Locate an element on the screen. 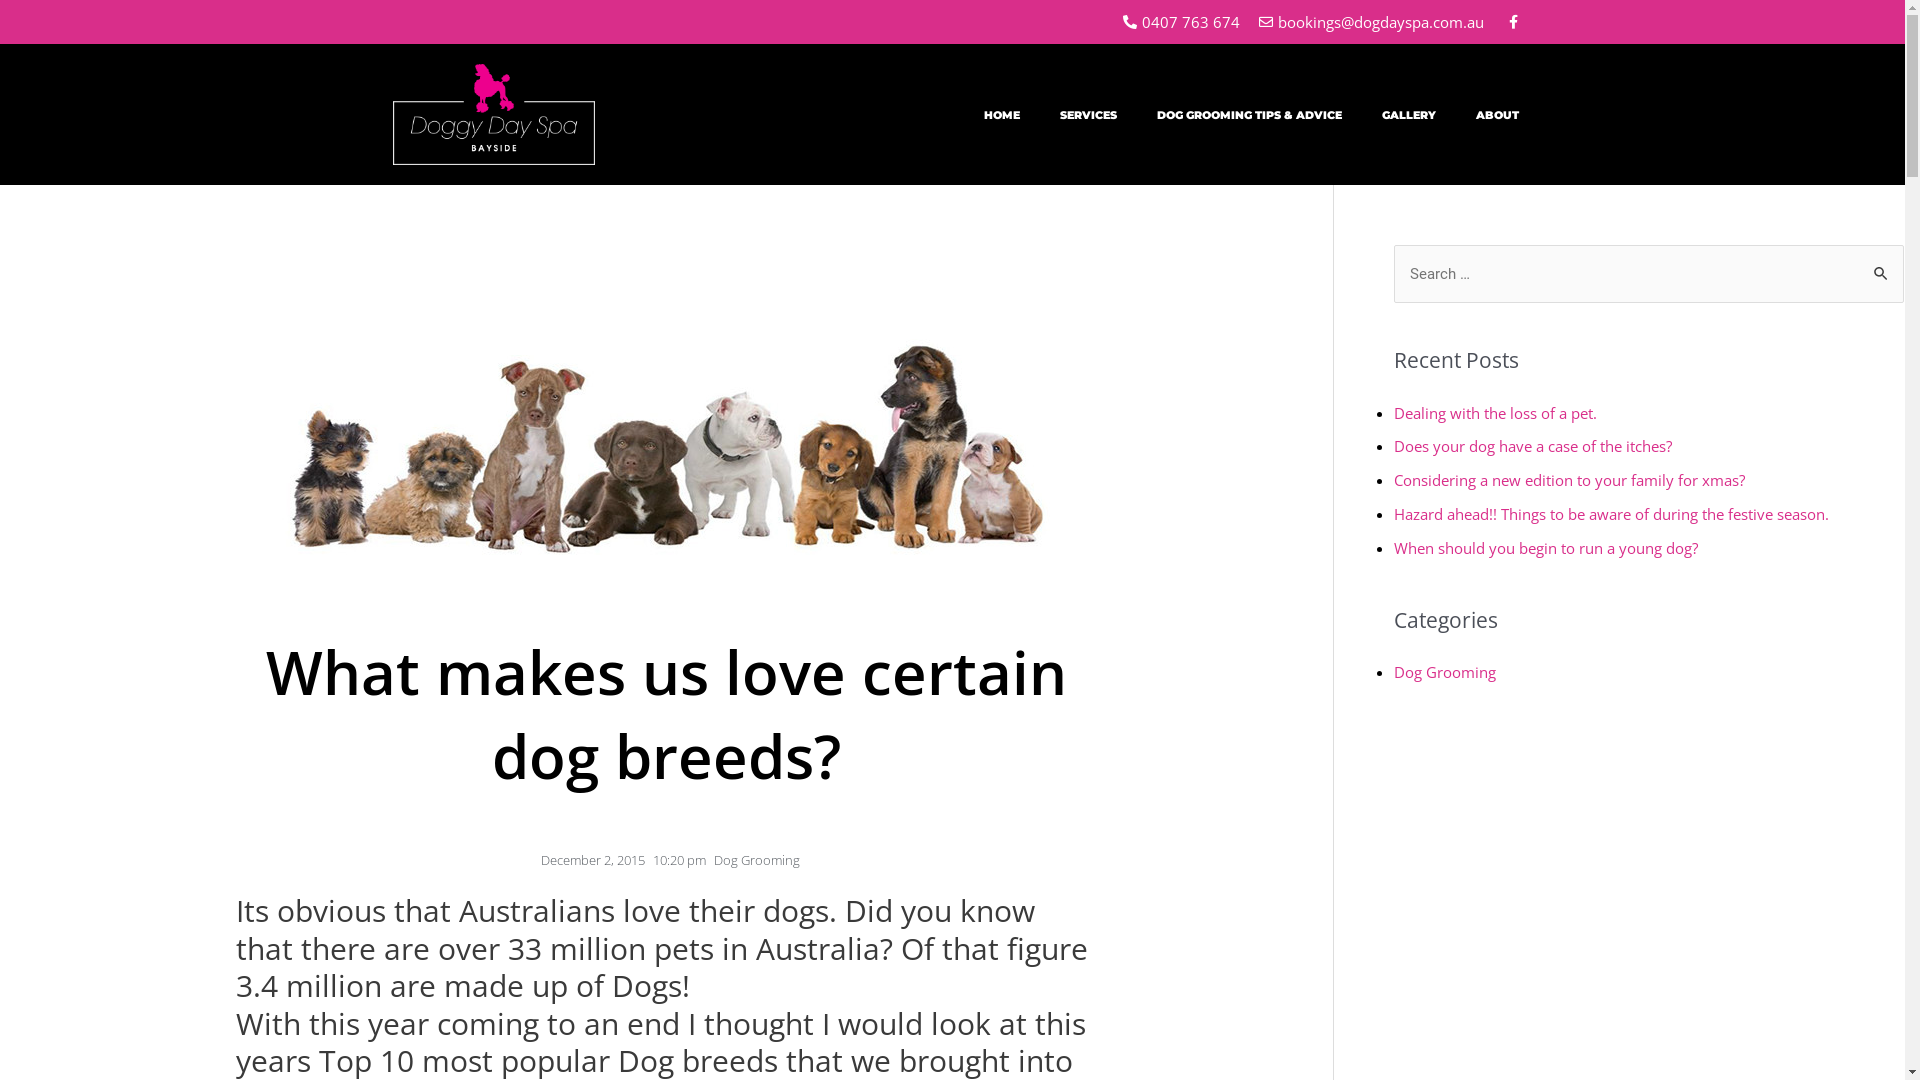  '0407 763 674' is located at coordinates (1179, 22).